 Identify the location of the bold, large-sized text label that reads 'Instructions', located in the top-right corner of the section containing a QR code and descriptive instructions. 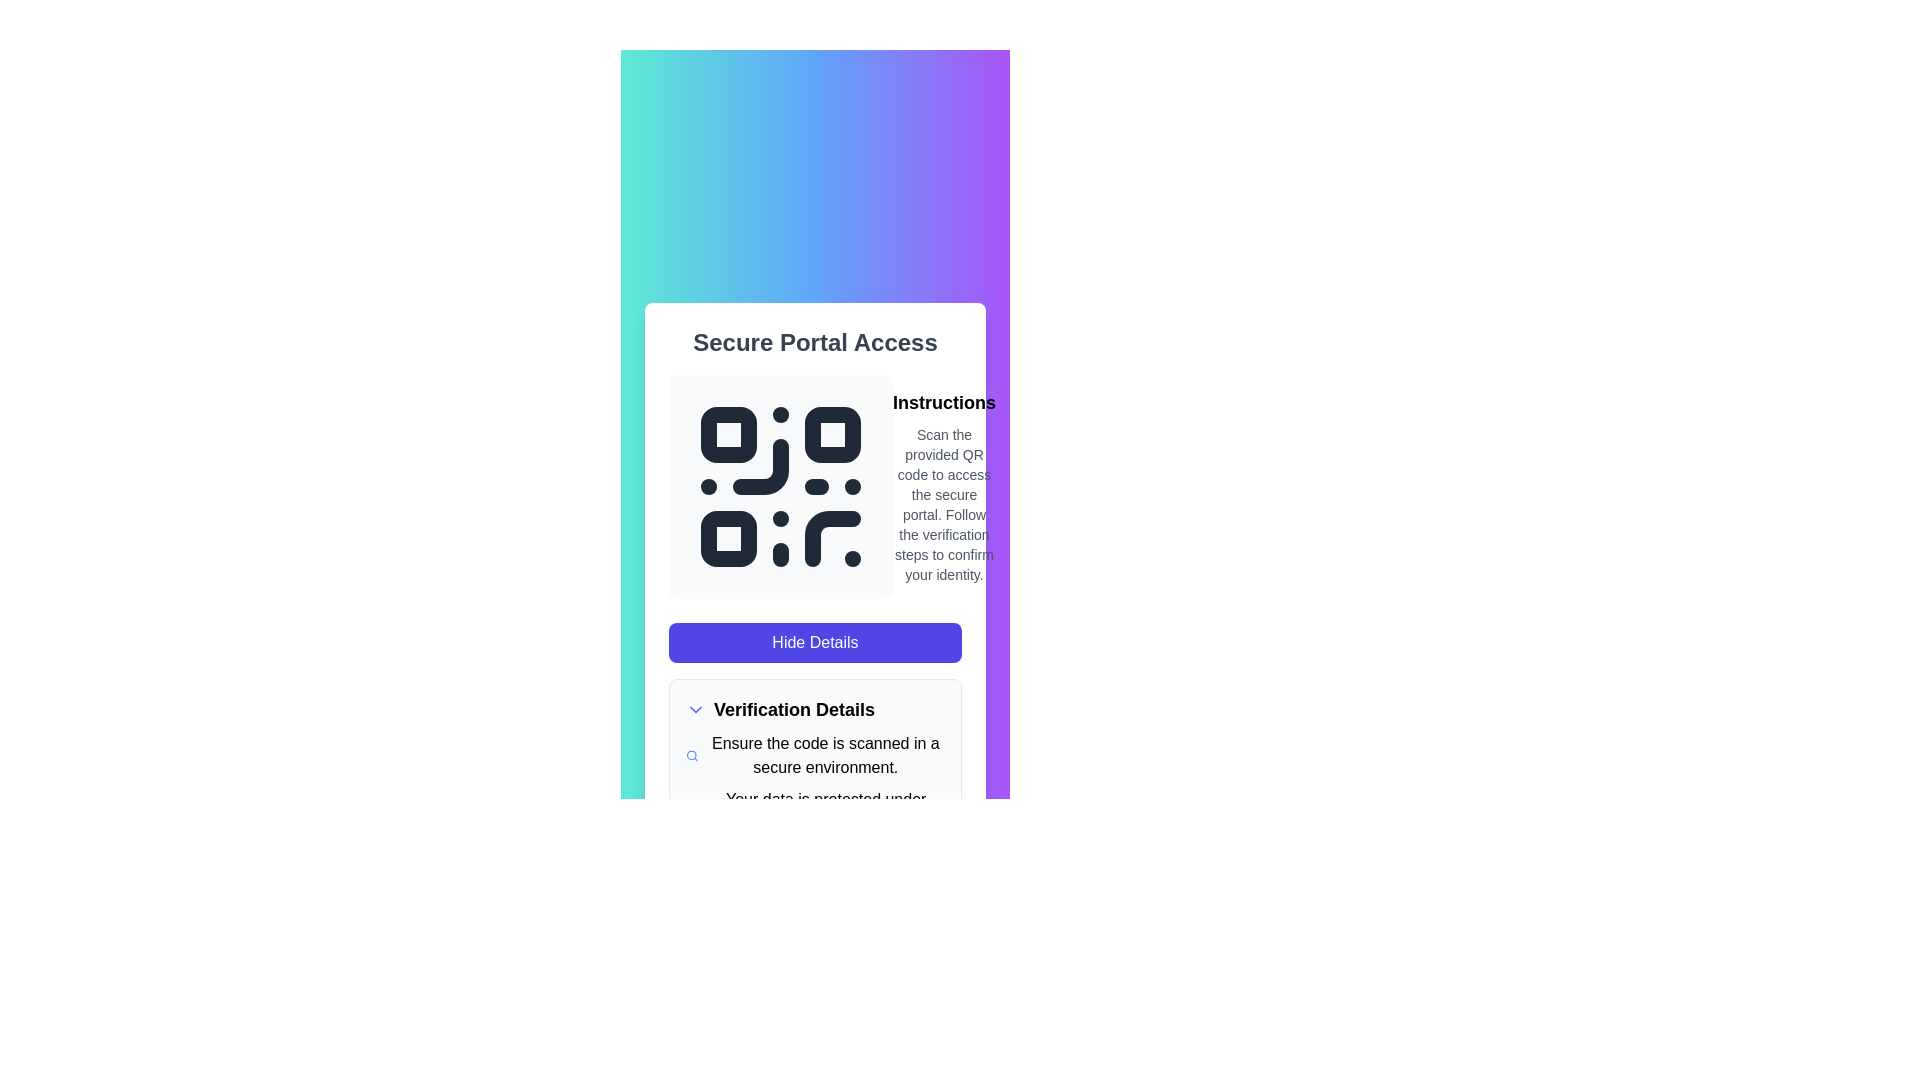
(943, 402).